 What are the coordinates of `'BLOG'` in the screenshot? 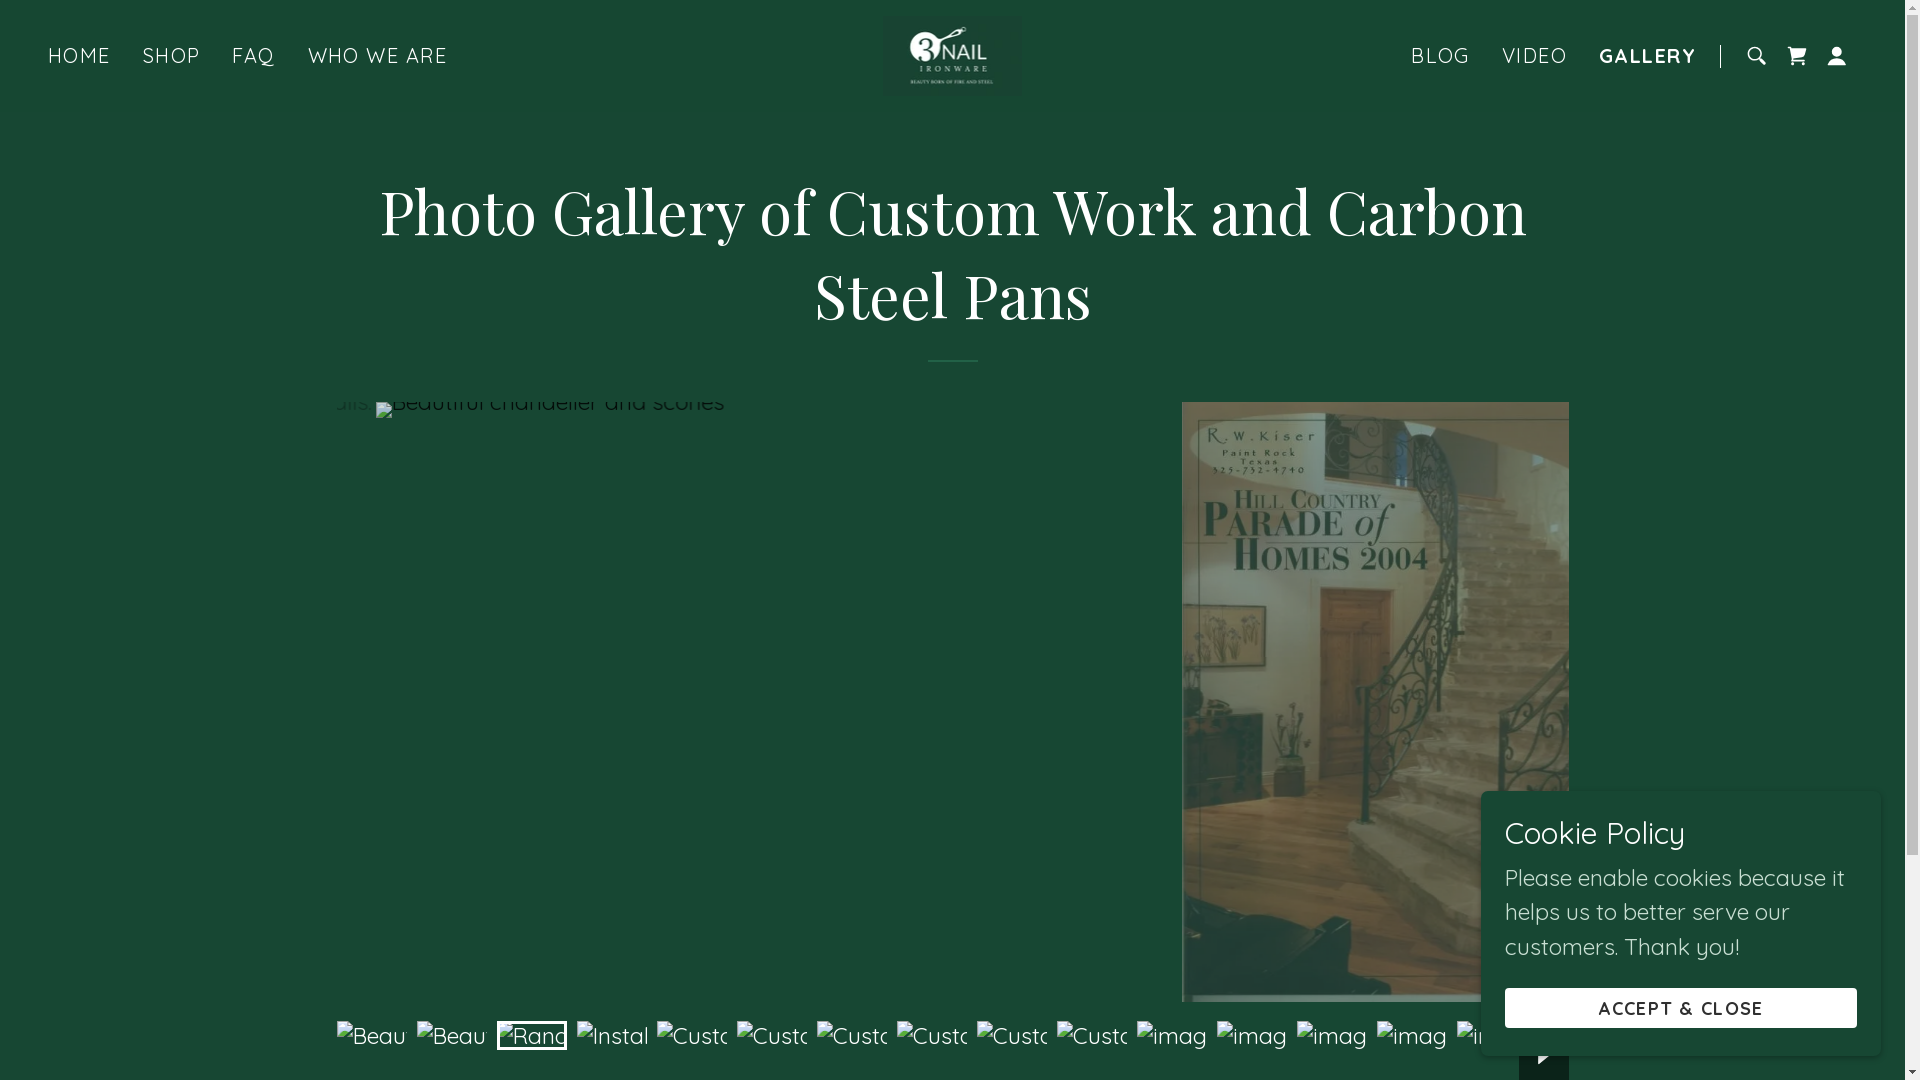 It's located at (1440, 55).